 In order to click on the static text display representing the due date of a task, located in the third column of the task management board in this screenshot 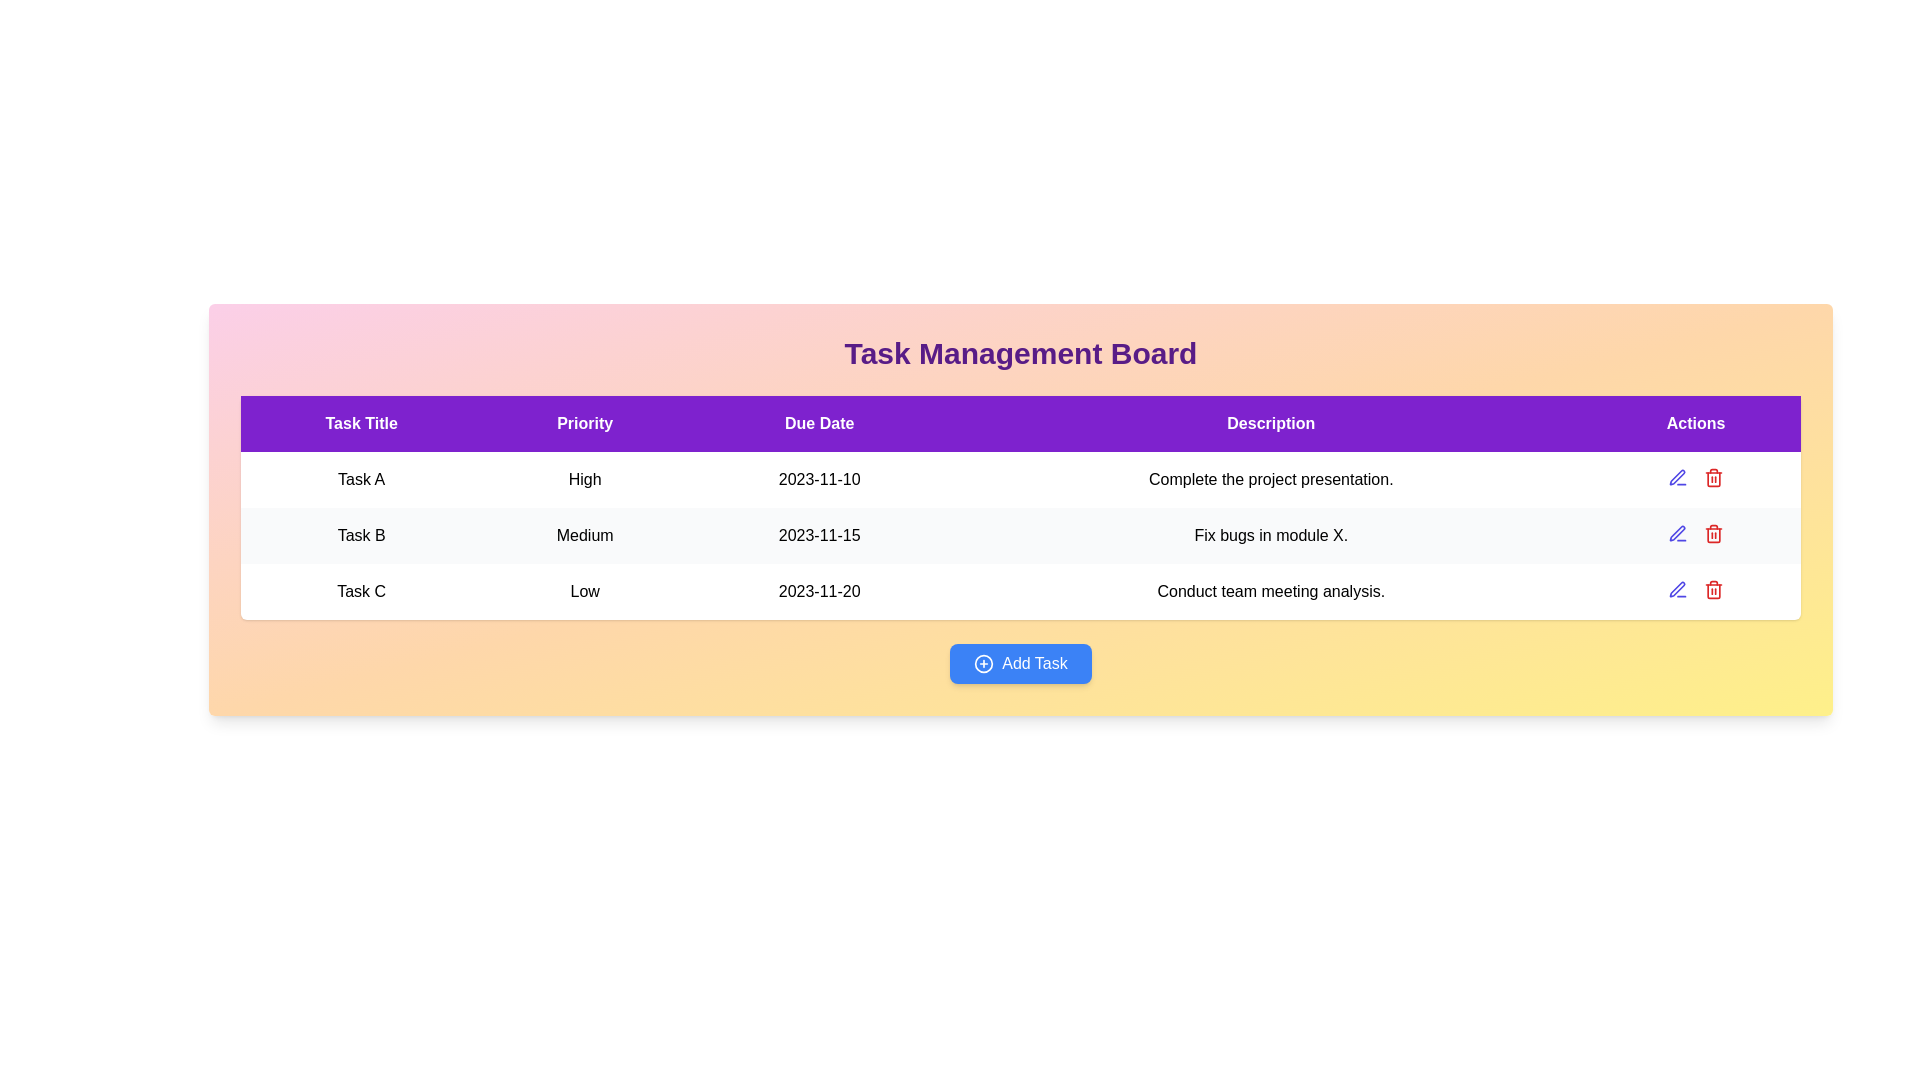, I will do `click(819, 479)`.